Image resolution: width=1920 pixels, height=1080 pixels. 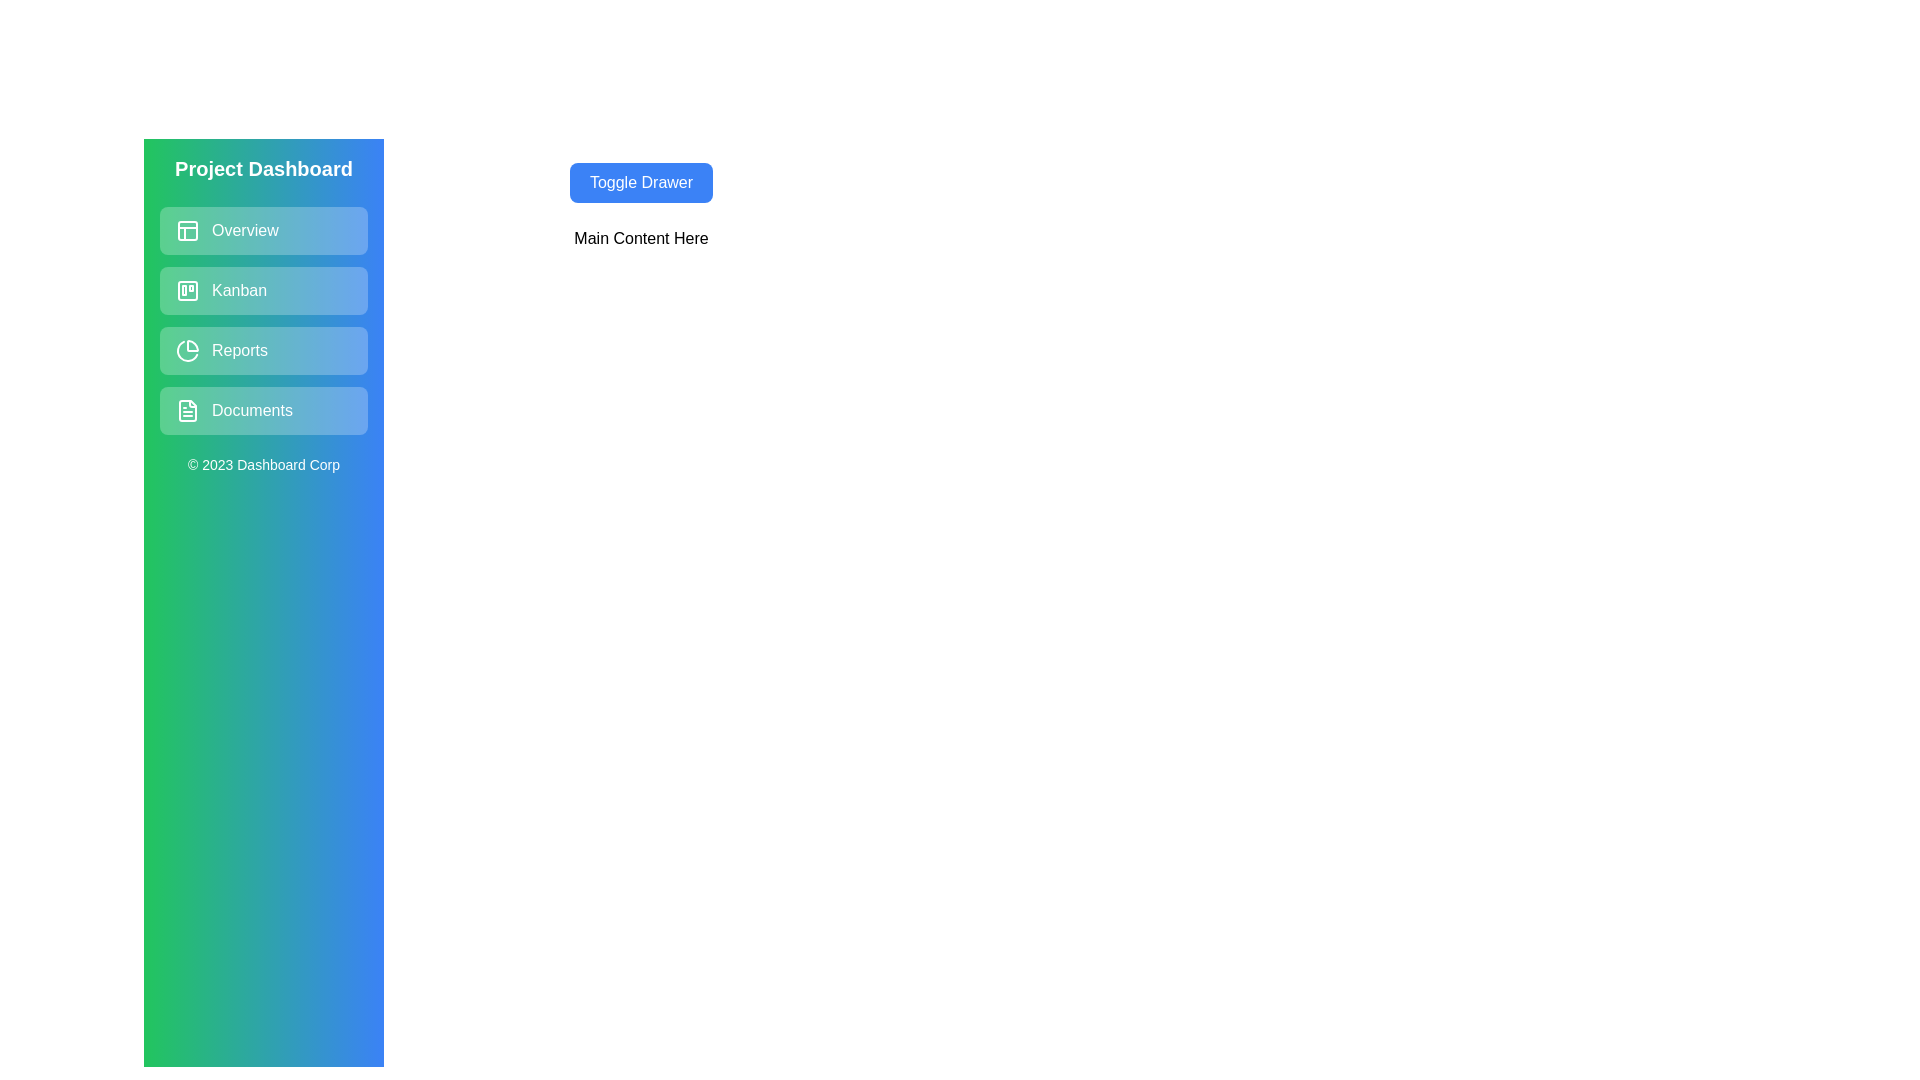 What do you see at coordinates (263, 465) in the screenshot?
I see `the footer message to interact with it` at bounding box center [263, 465].